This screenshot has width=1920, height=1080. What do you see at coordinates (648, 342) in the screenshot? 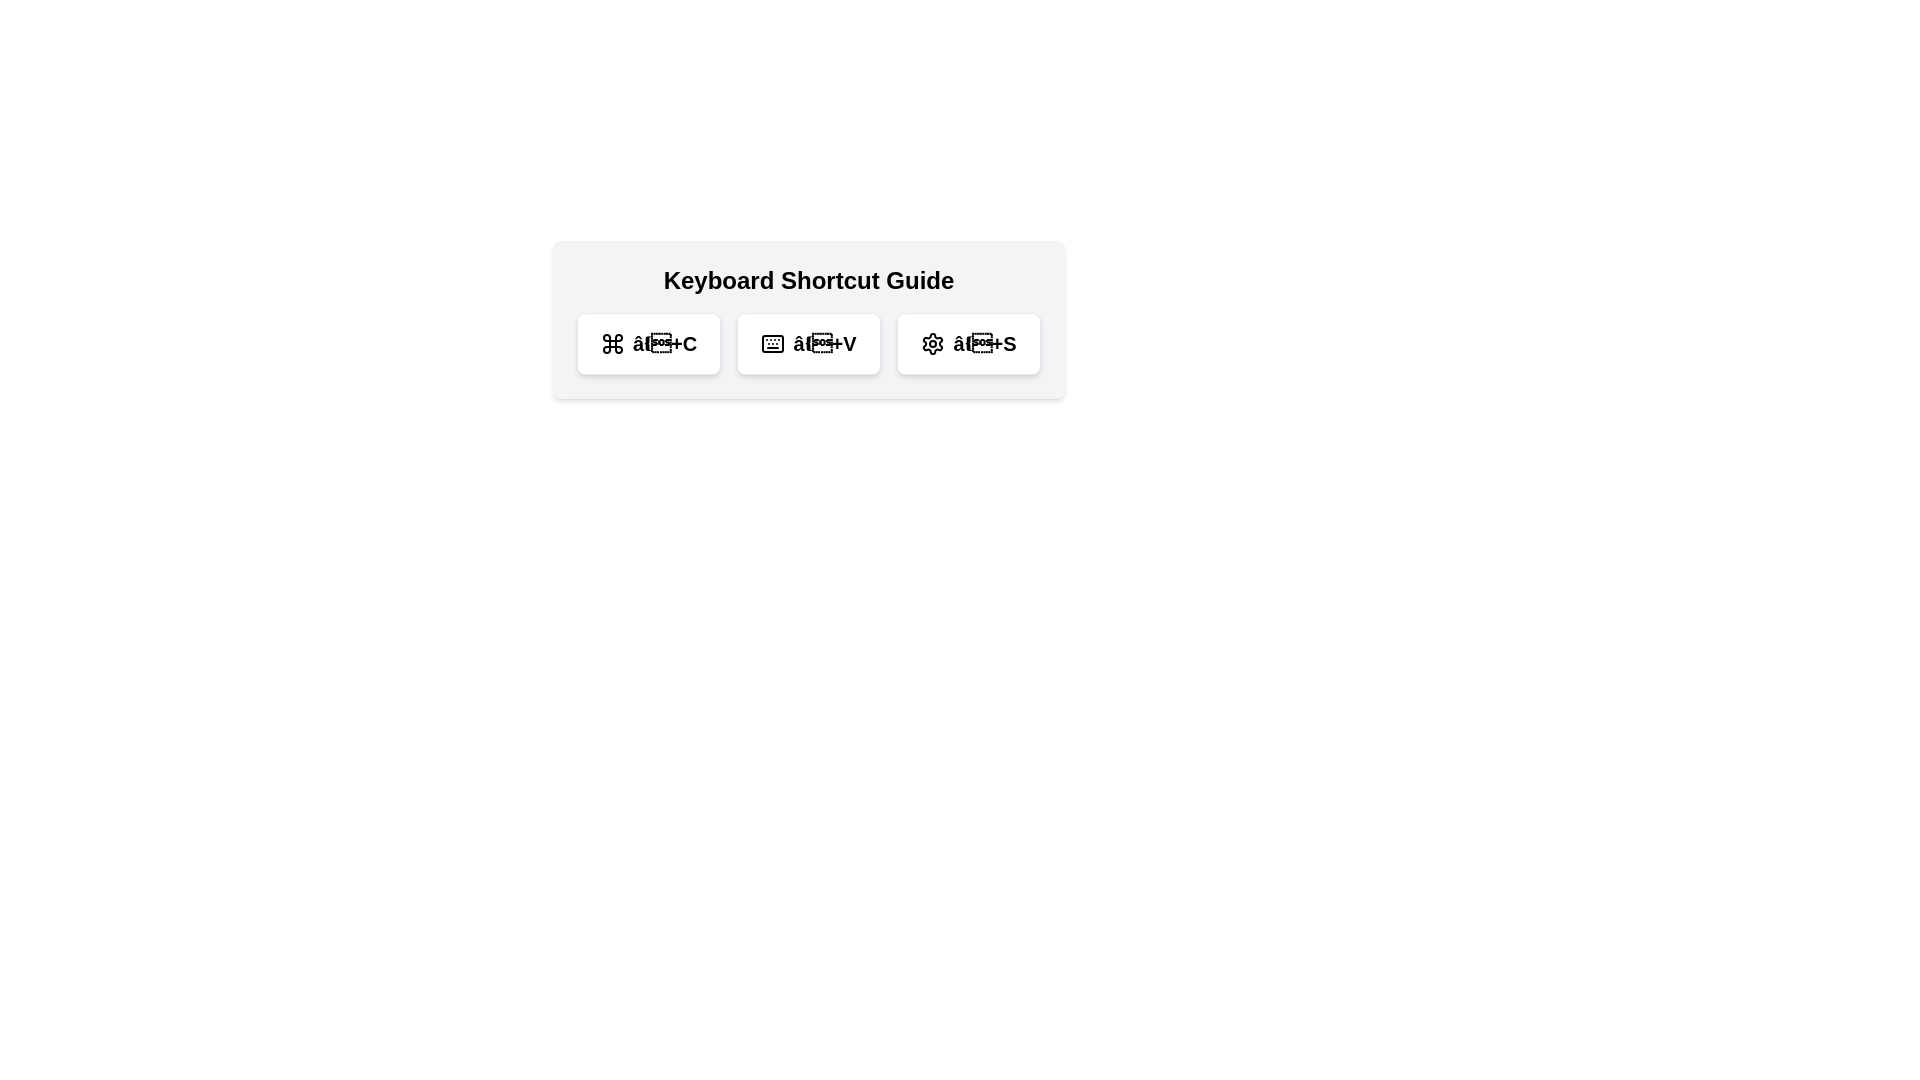
I see `the copy shortcut button, which is the first button in a row of three buttons located in the top-left corner` at bounding box center [648, 342].